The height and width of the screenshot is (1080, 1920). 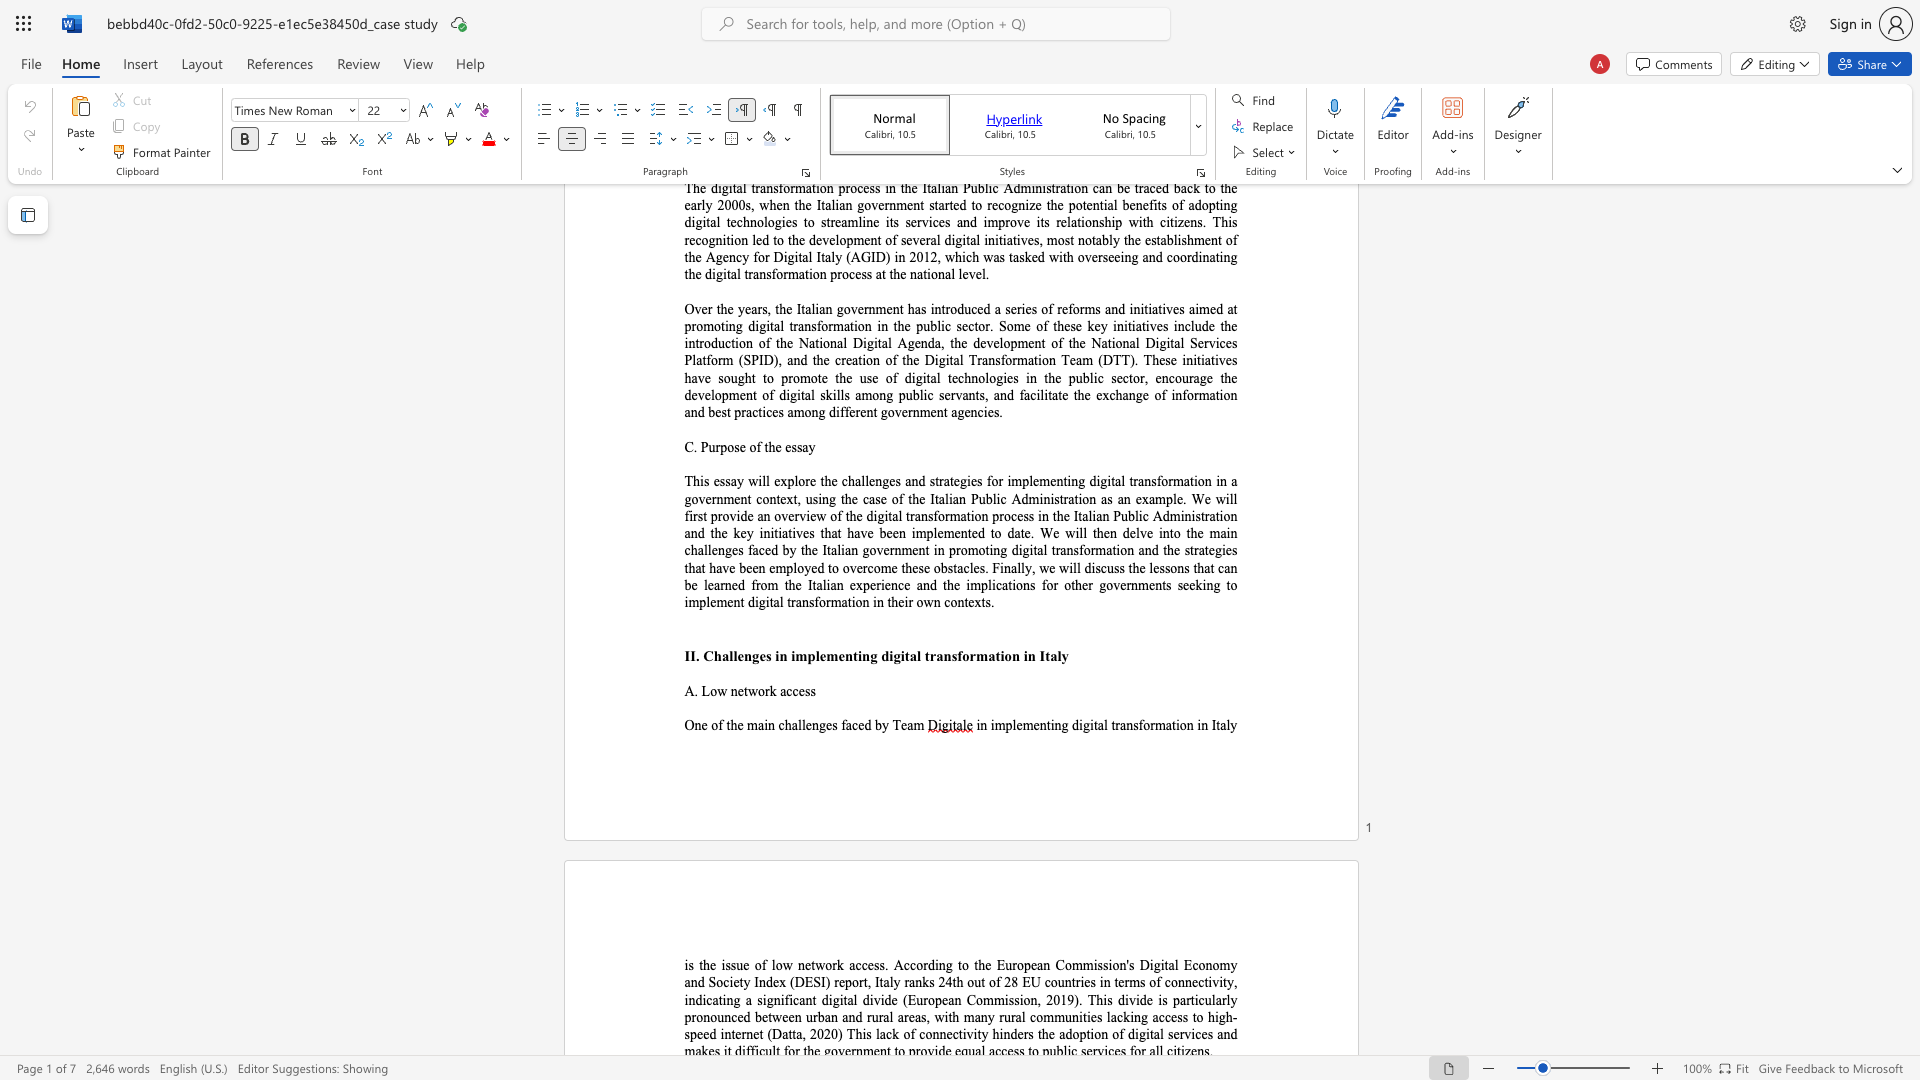 I want to click on the subset text "ndicating" within the text "indicating", so click(x=688, y=1000).